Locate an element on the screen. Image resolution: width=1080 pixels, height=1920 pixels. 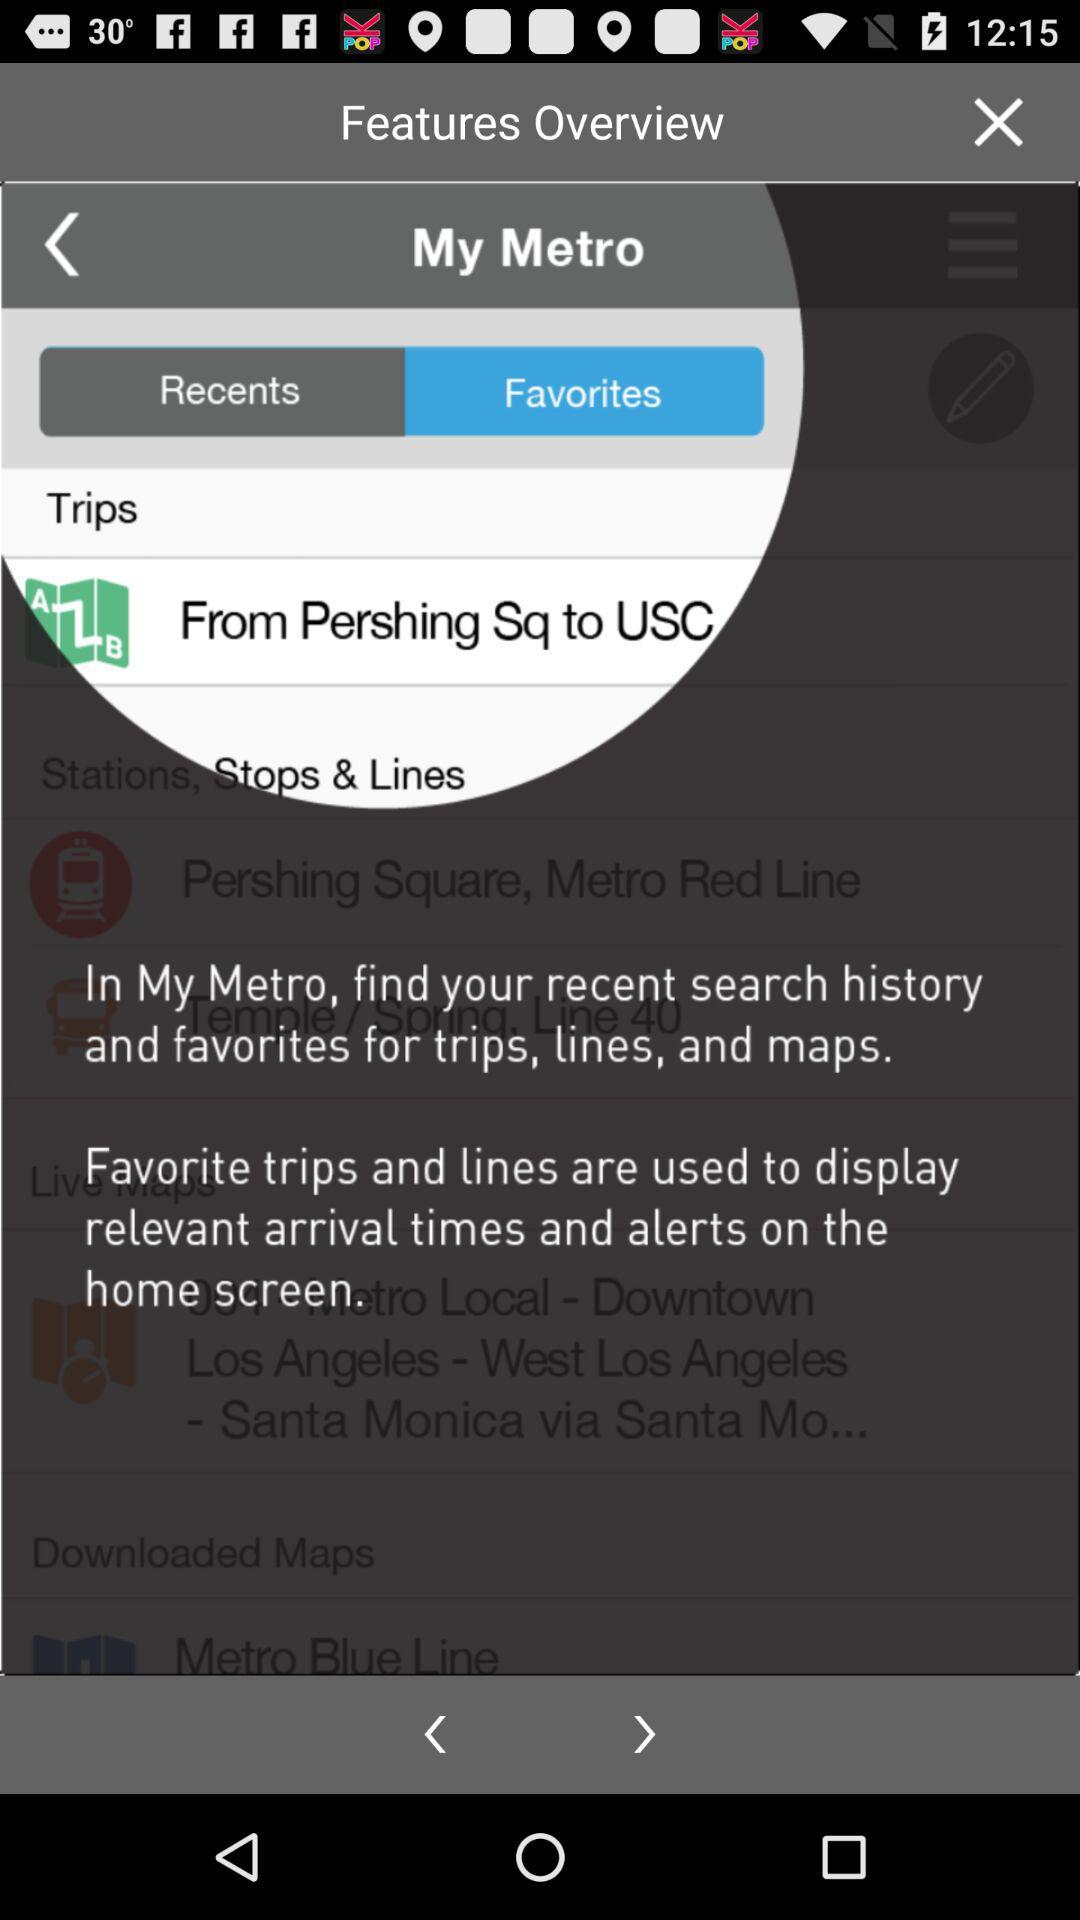
the arrow_backward icon is located at coordinates (434, 1855).